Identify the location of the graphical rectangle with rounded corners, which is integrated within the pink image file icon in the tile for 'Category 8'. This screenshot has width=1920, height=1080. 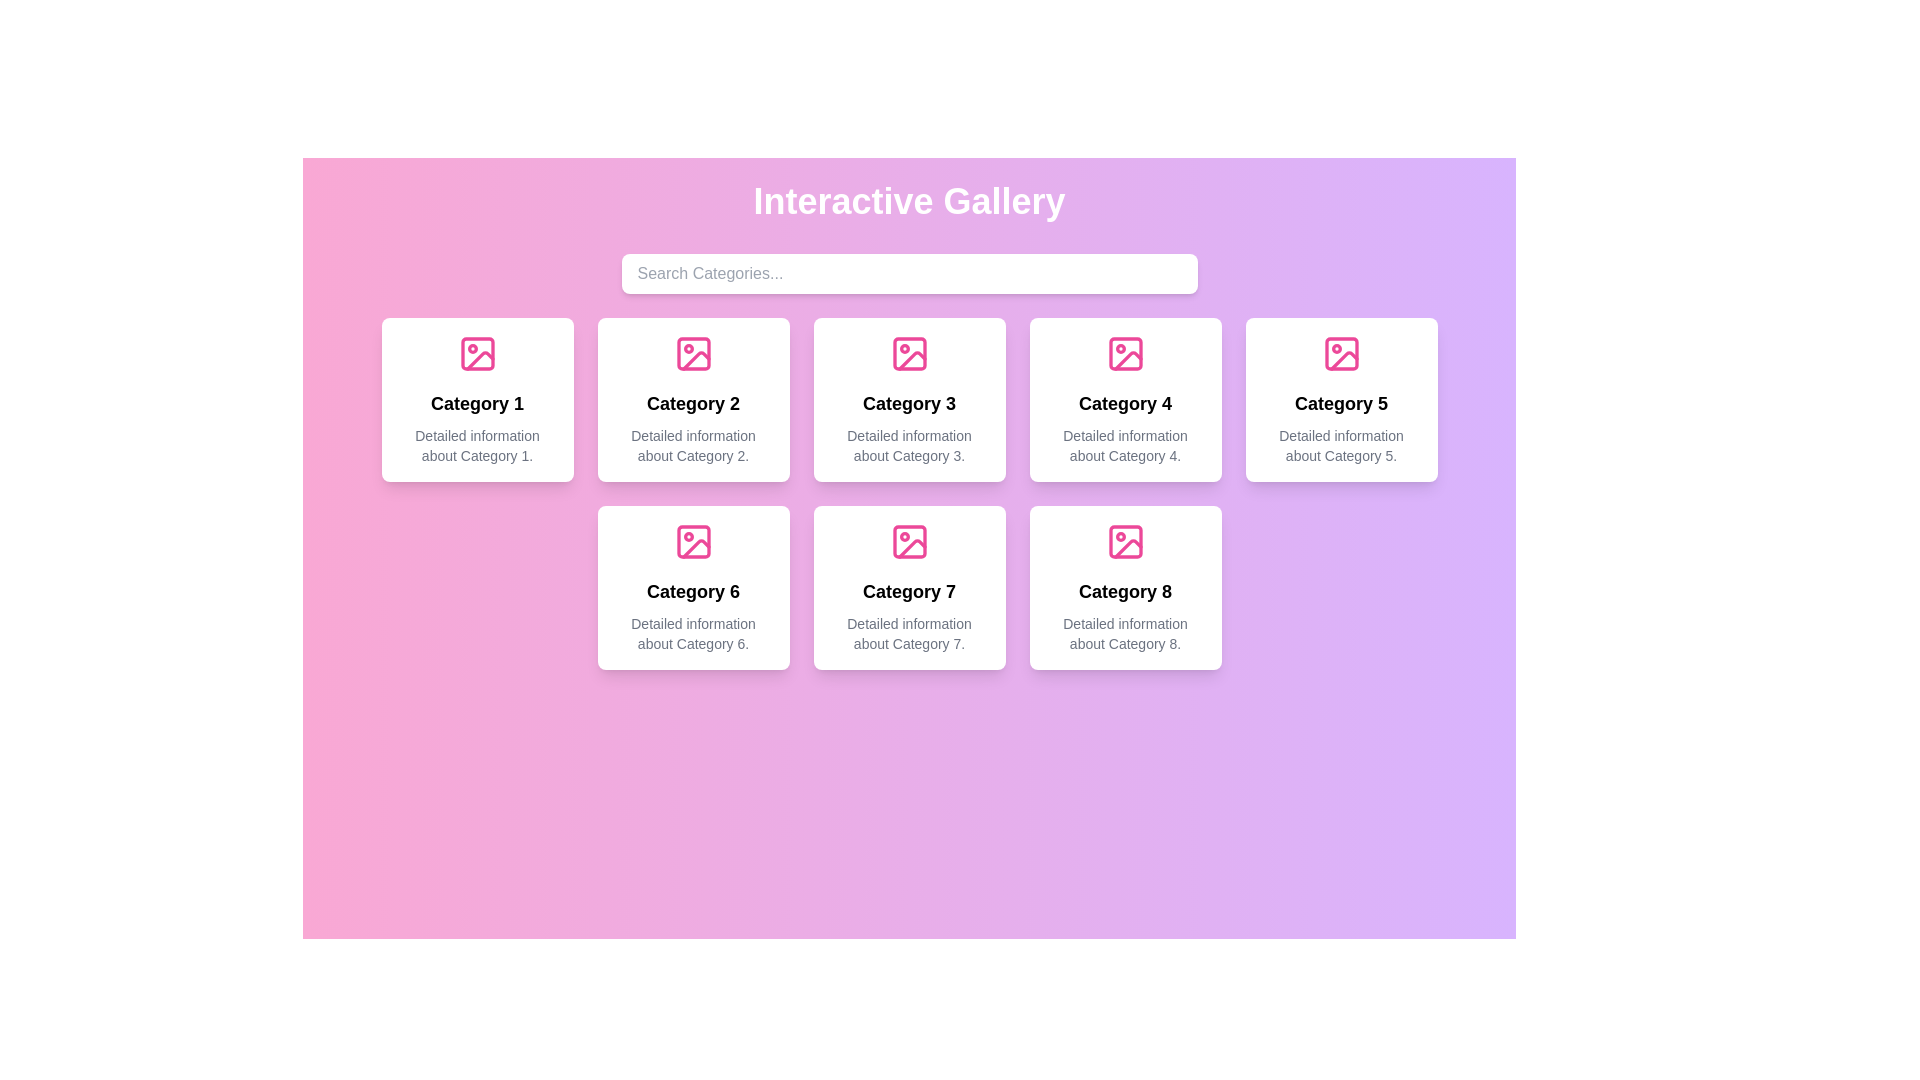
(1125, 542).